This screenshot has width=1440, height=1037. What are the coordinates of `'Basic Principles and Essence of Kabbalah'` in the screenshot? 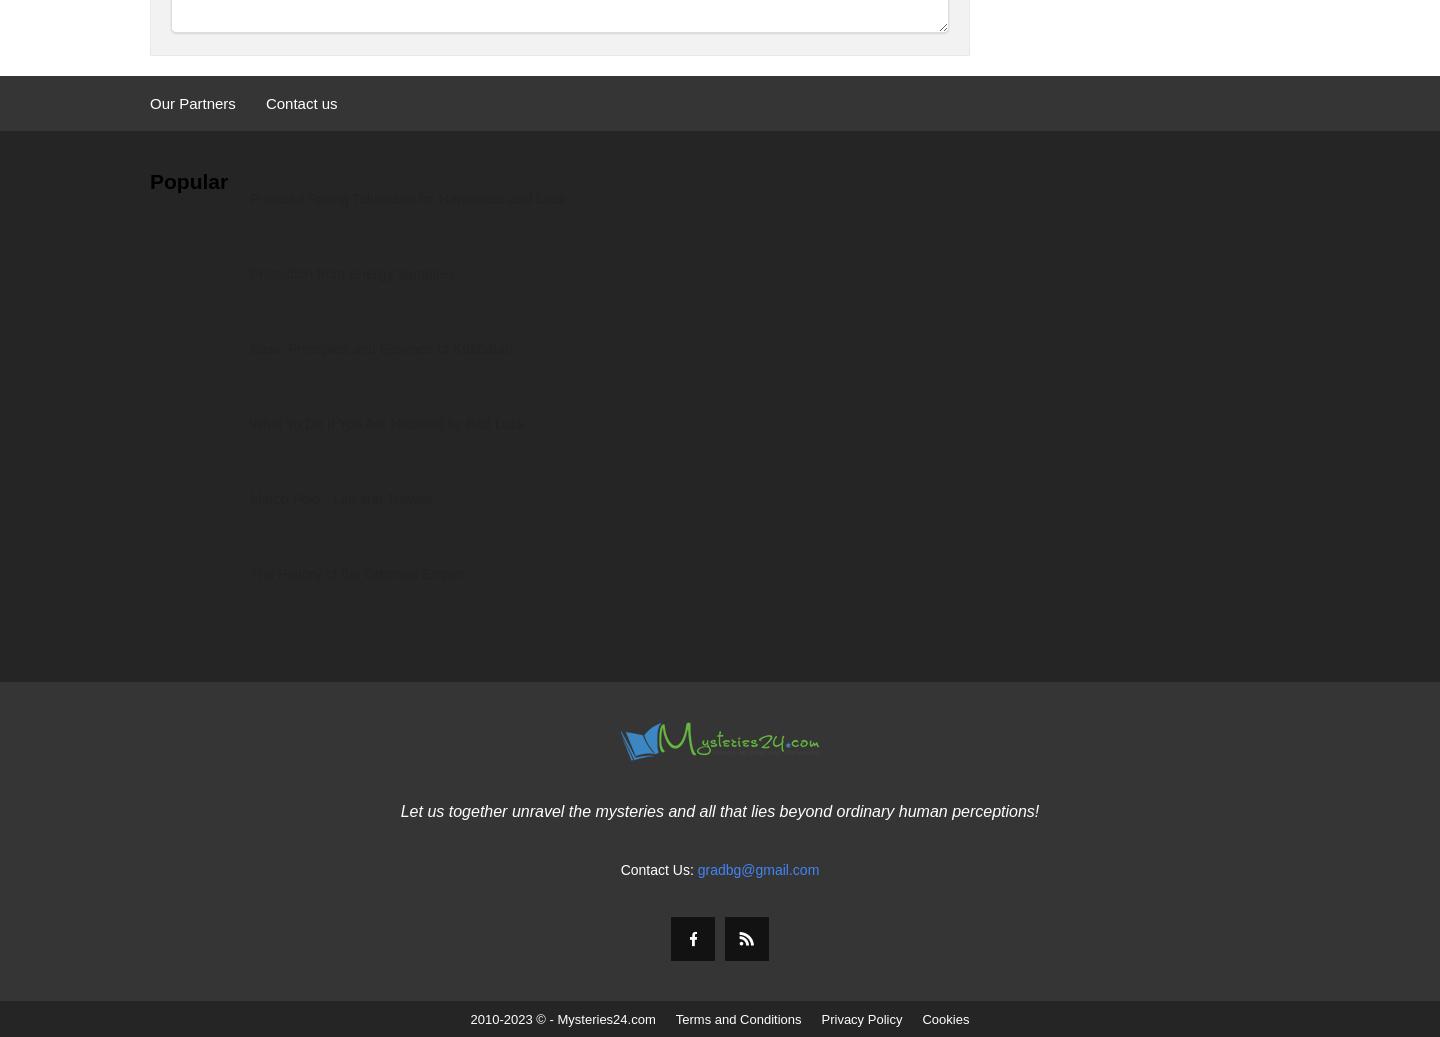 It's located at (380, 347).